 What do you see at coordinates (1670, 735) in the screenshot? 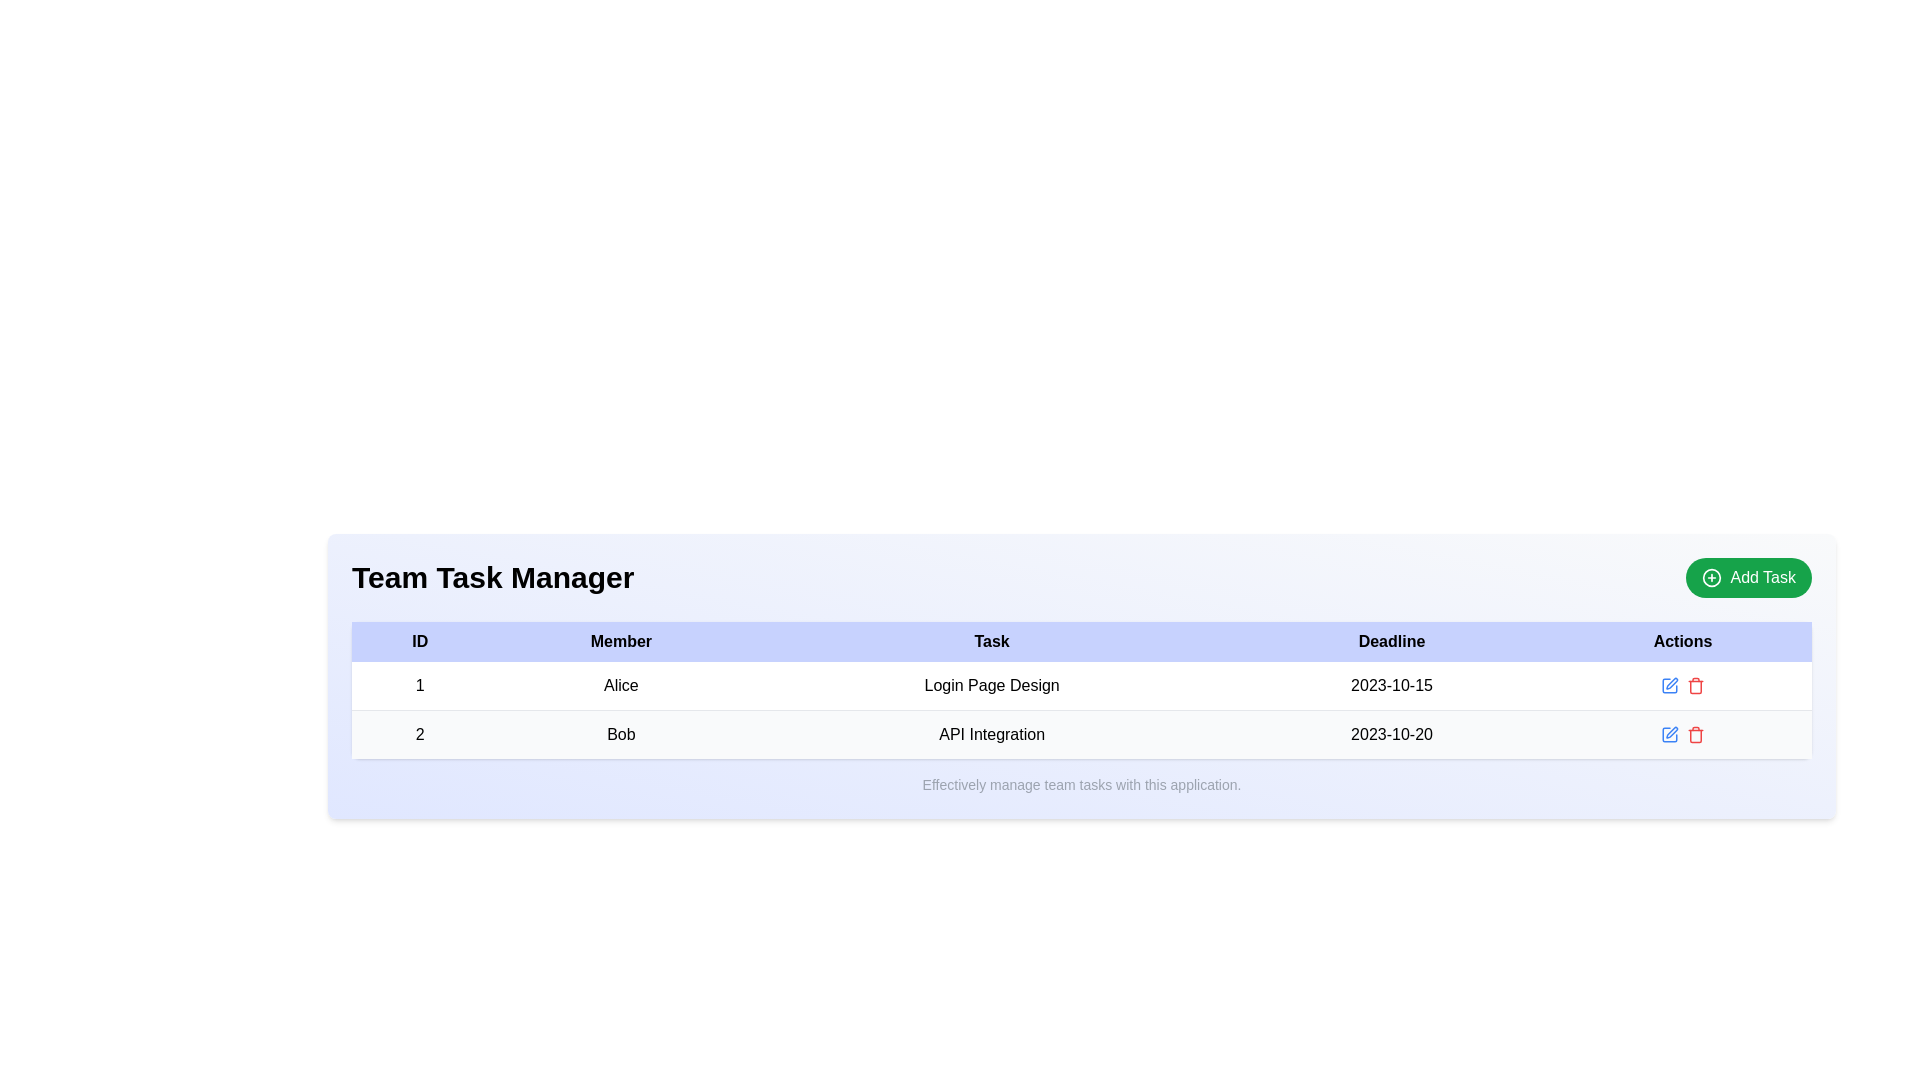
I see `the pencil icon button located in the 'Actions' column of the second row of the table` at bounding box center [1670, 735].